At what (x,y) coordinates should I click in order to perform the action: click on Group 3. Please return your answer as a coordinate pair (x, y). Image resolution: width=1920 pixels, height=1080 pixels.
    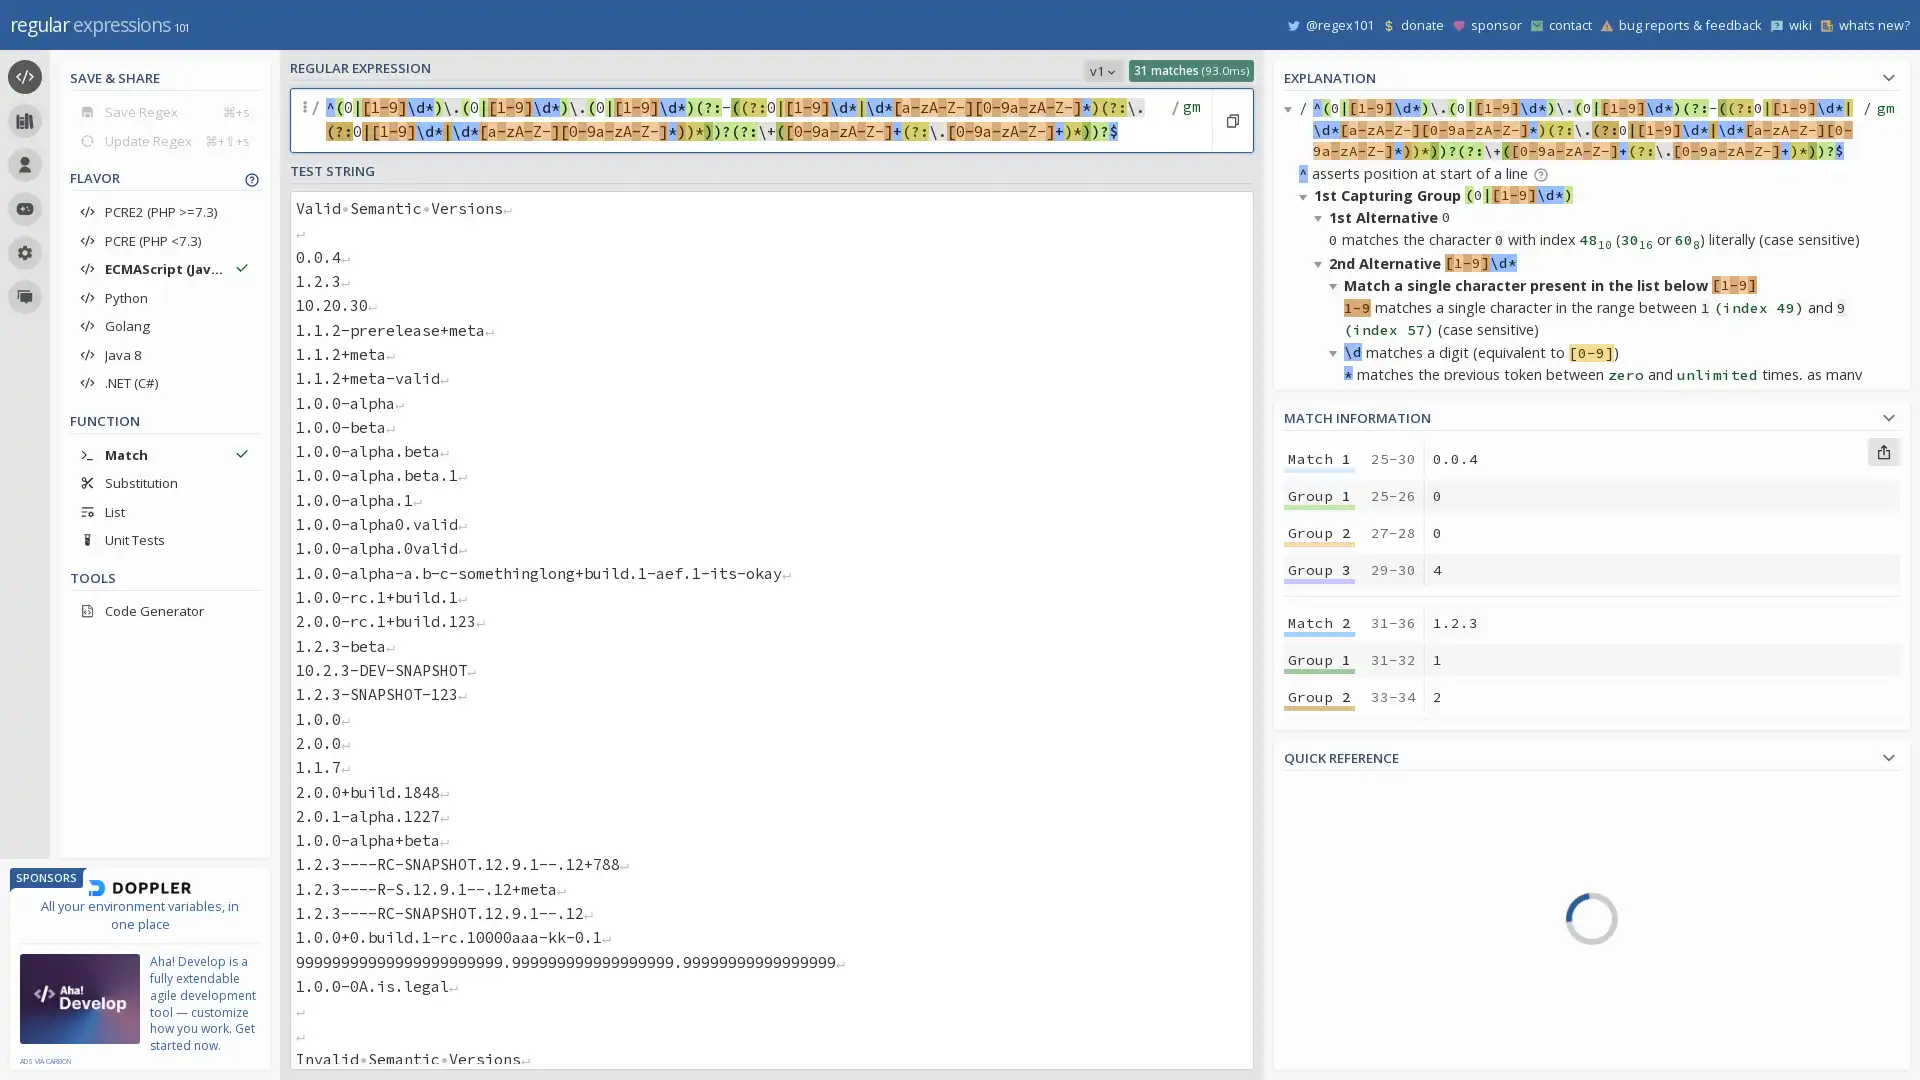
    Looking at the image, I should click on (1319, 897).